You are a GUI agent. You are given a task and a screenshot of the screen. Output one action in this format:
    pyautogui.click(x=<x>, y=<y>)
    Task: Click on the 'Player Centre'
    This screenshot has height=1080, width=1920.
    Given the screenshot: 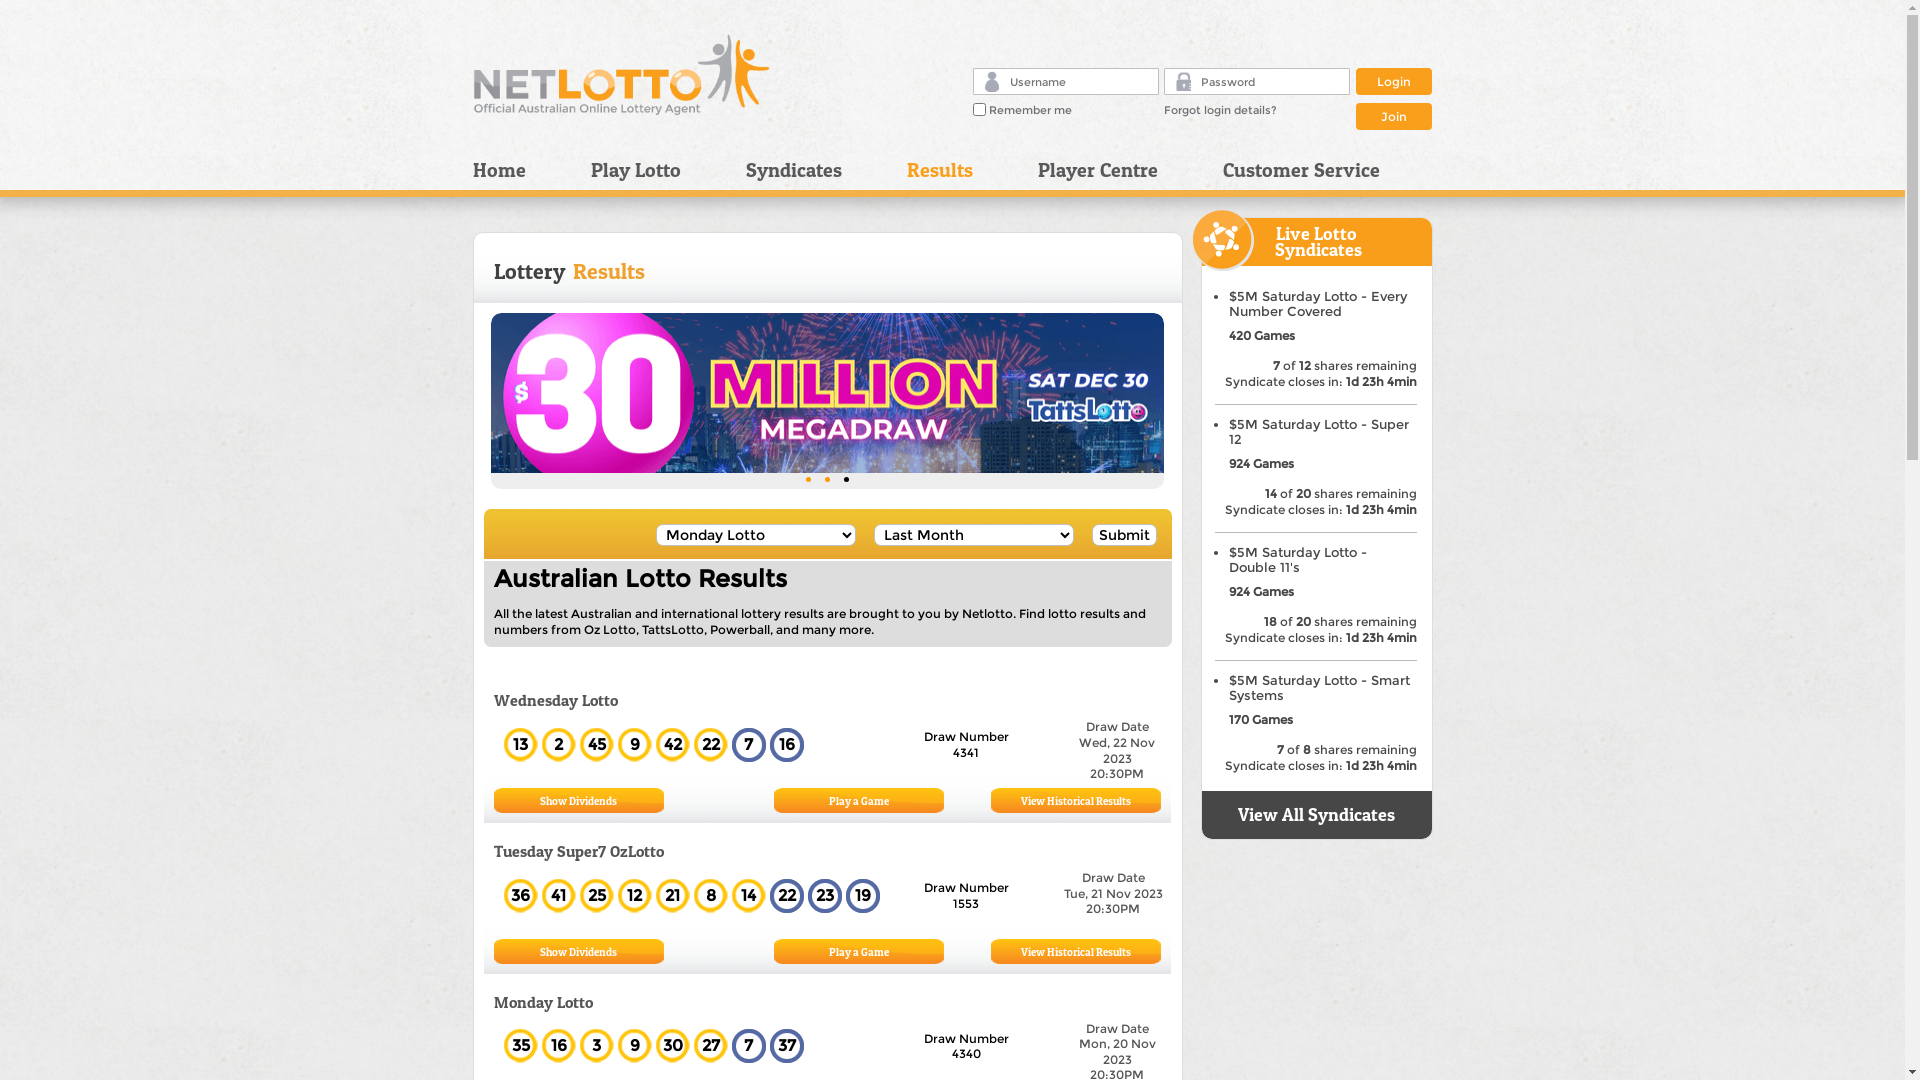 What is the action you would take?
    pyautogui.click(x=1113, y=168)
    